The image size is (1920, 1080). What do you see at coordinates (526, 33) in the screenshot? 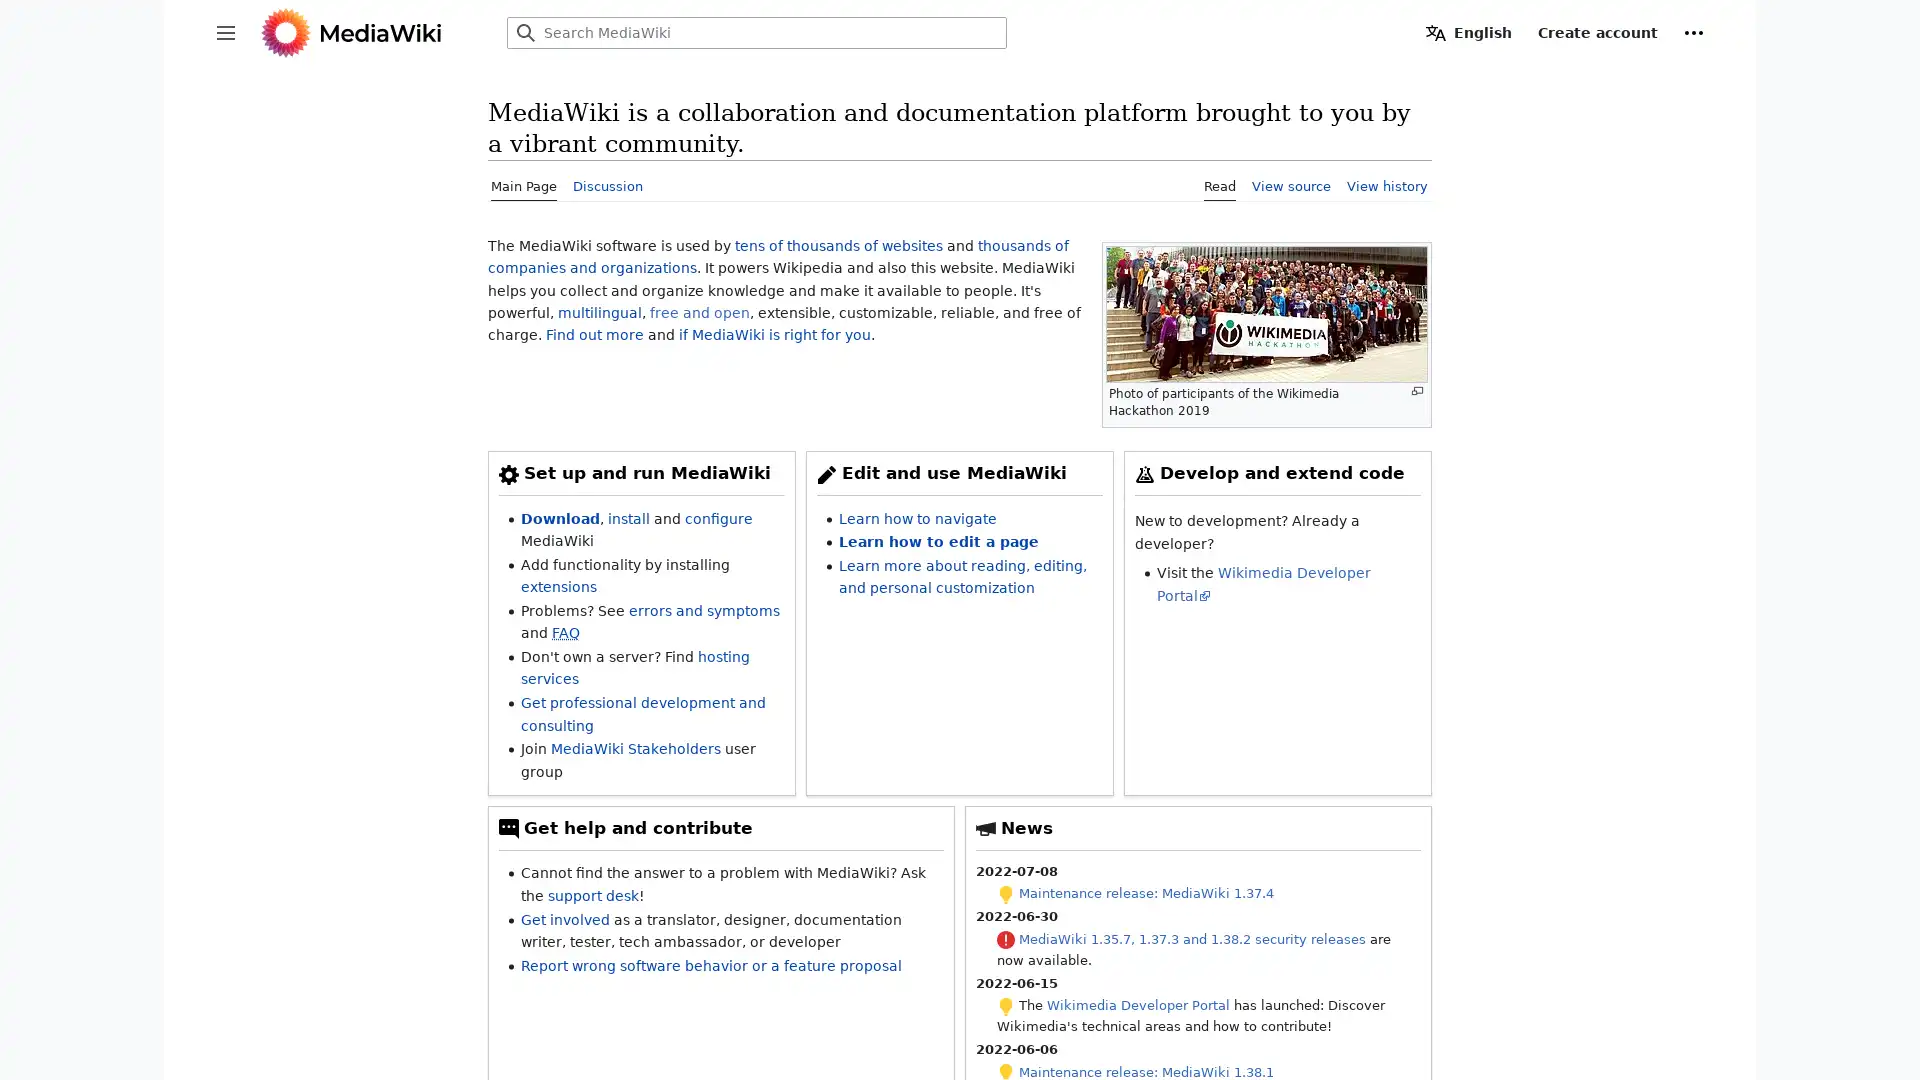
I see `Search` at bounding box center [526, 33].